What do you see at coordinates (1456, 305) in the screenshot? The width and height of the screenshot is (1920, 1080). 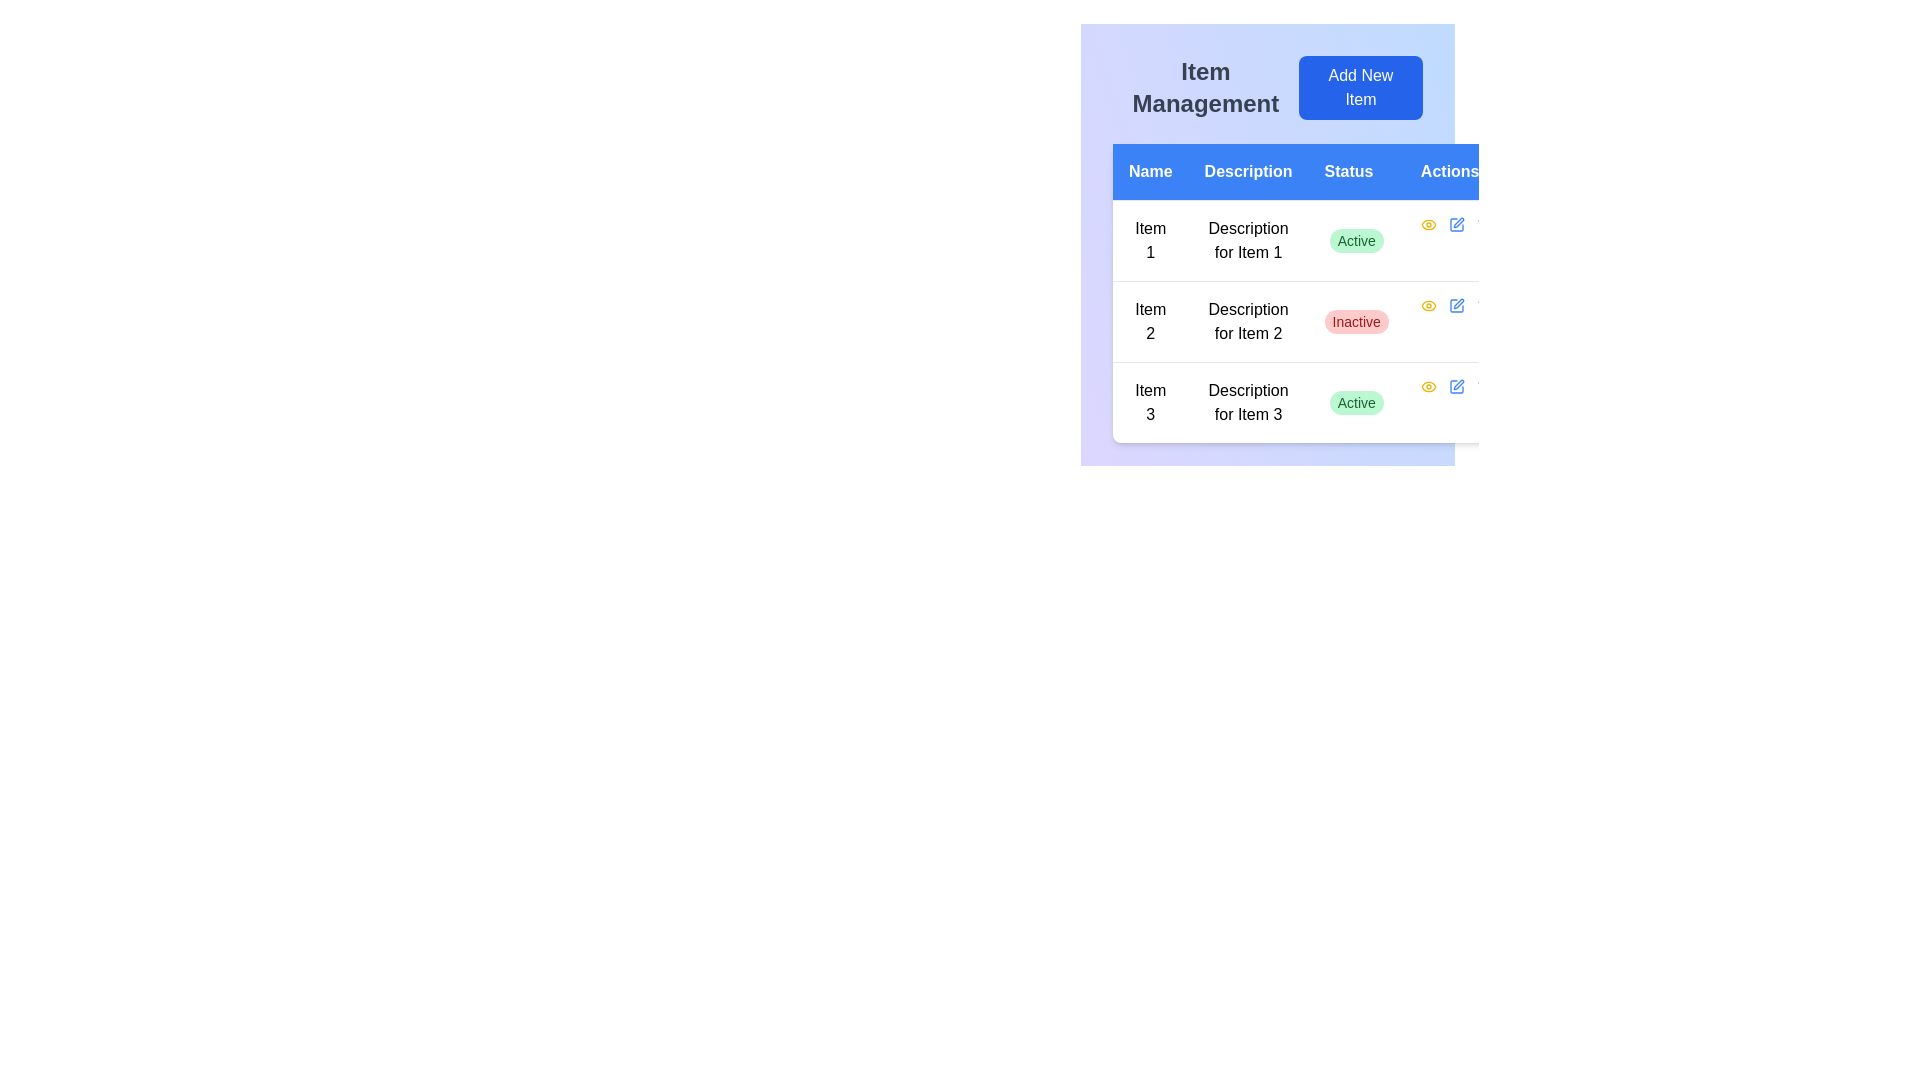 I see `the blue square icon with a pen outline in the 'Actions' column for 'Item 2'` at bounding box center [1456, 305].